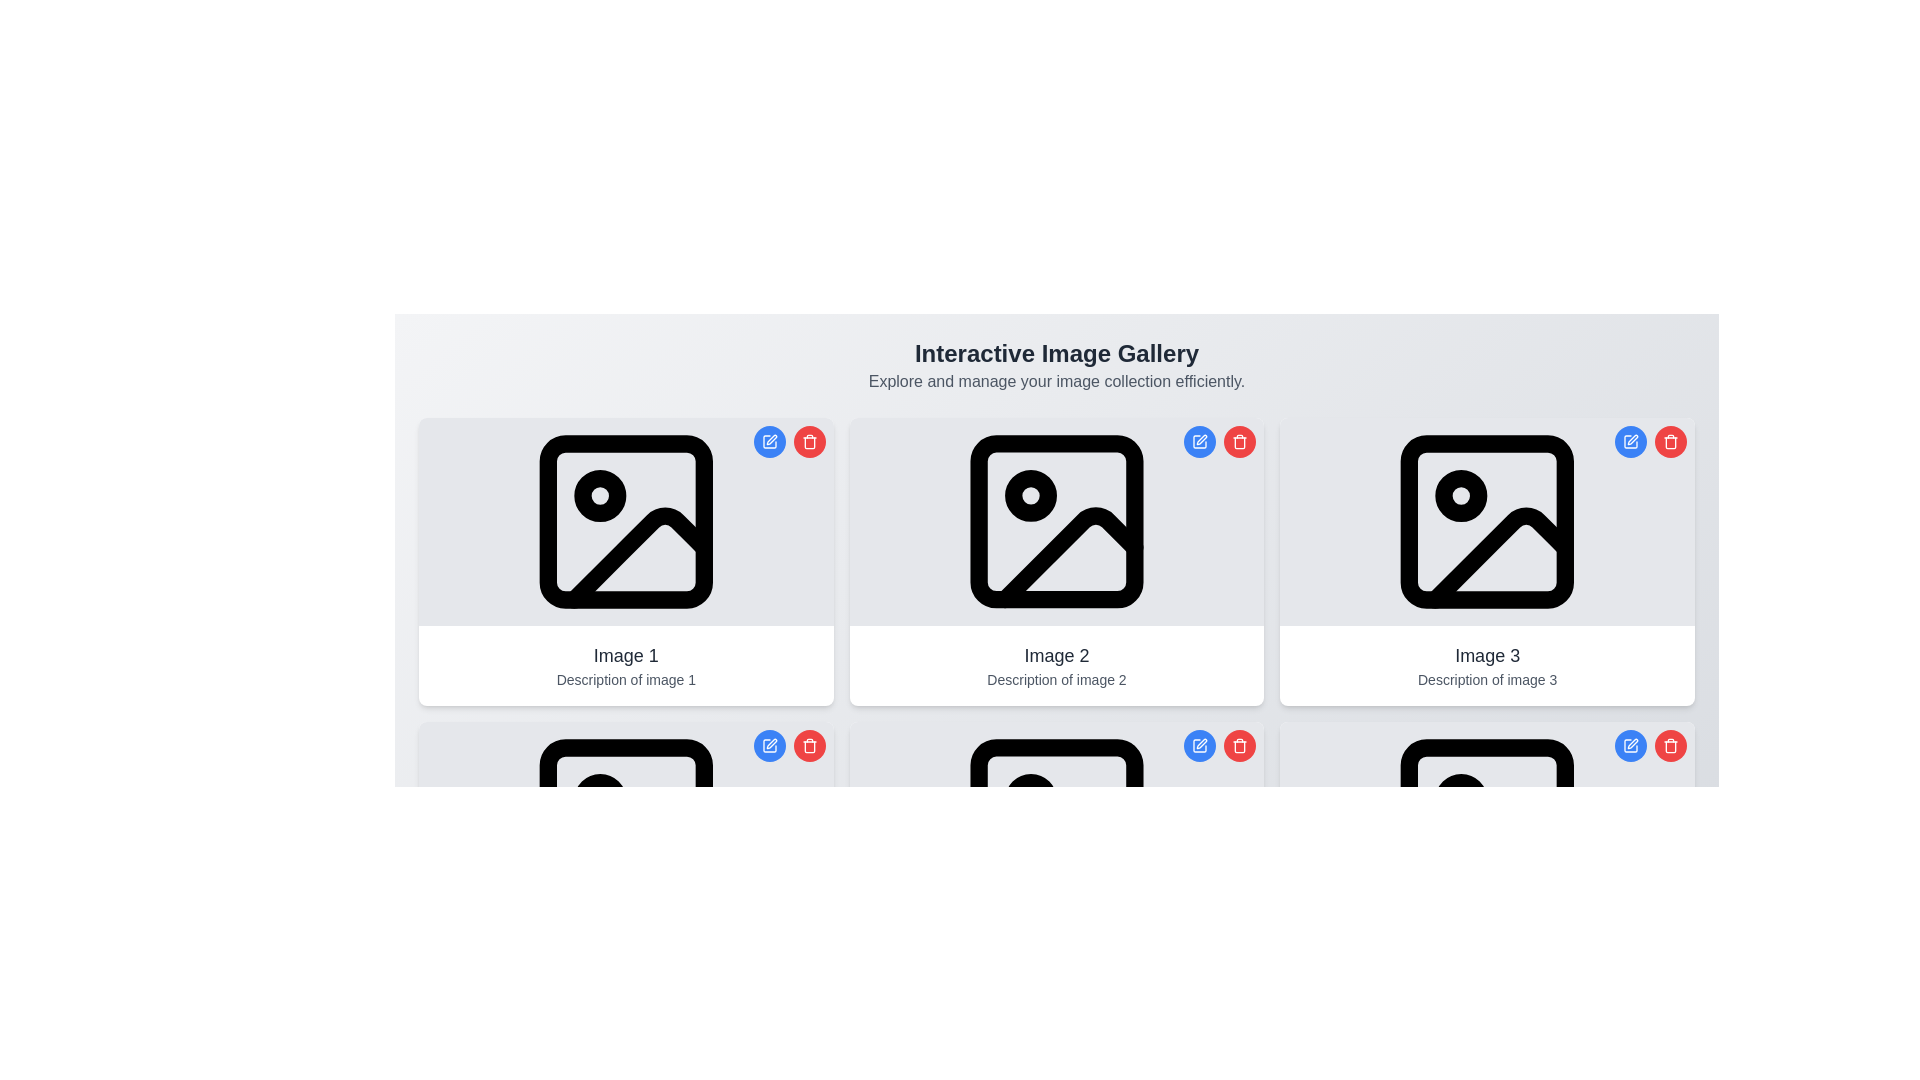  What do you see at coordinates (625, 520) in the screenshot?
I see `the graphical icon component located in the top-left corner of the photo graphic within the 'Image 1' card` at bounding box center [625, 520].